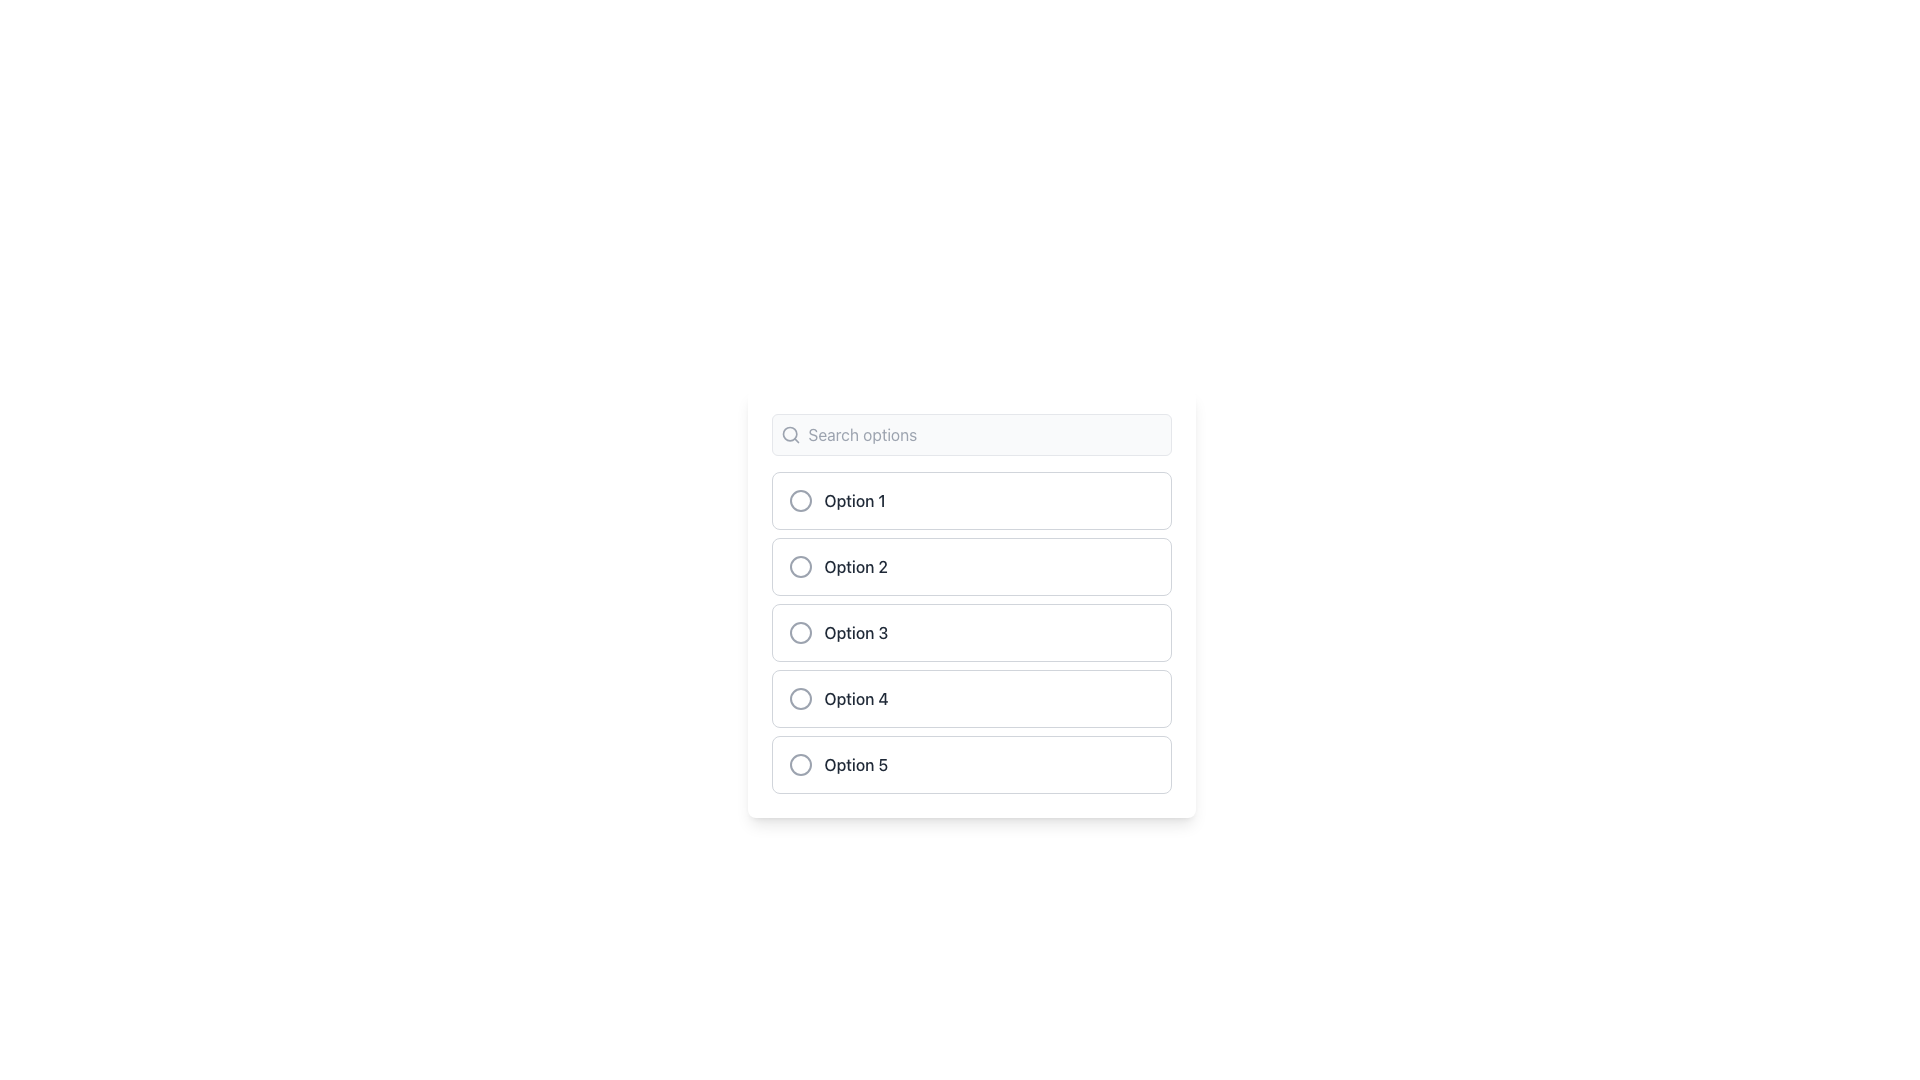 This screenshot has width=1920, height=1080. I want to click on the search icon located at the leftmost part of the search bar to initiate a search action, so click(789, 434).